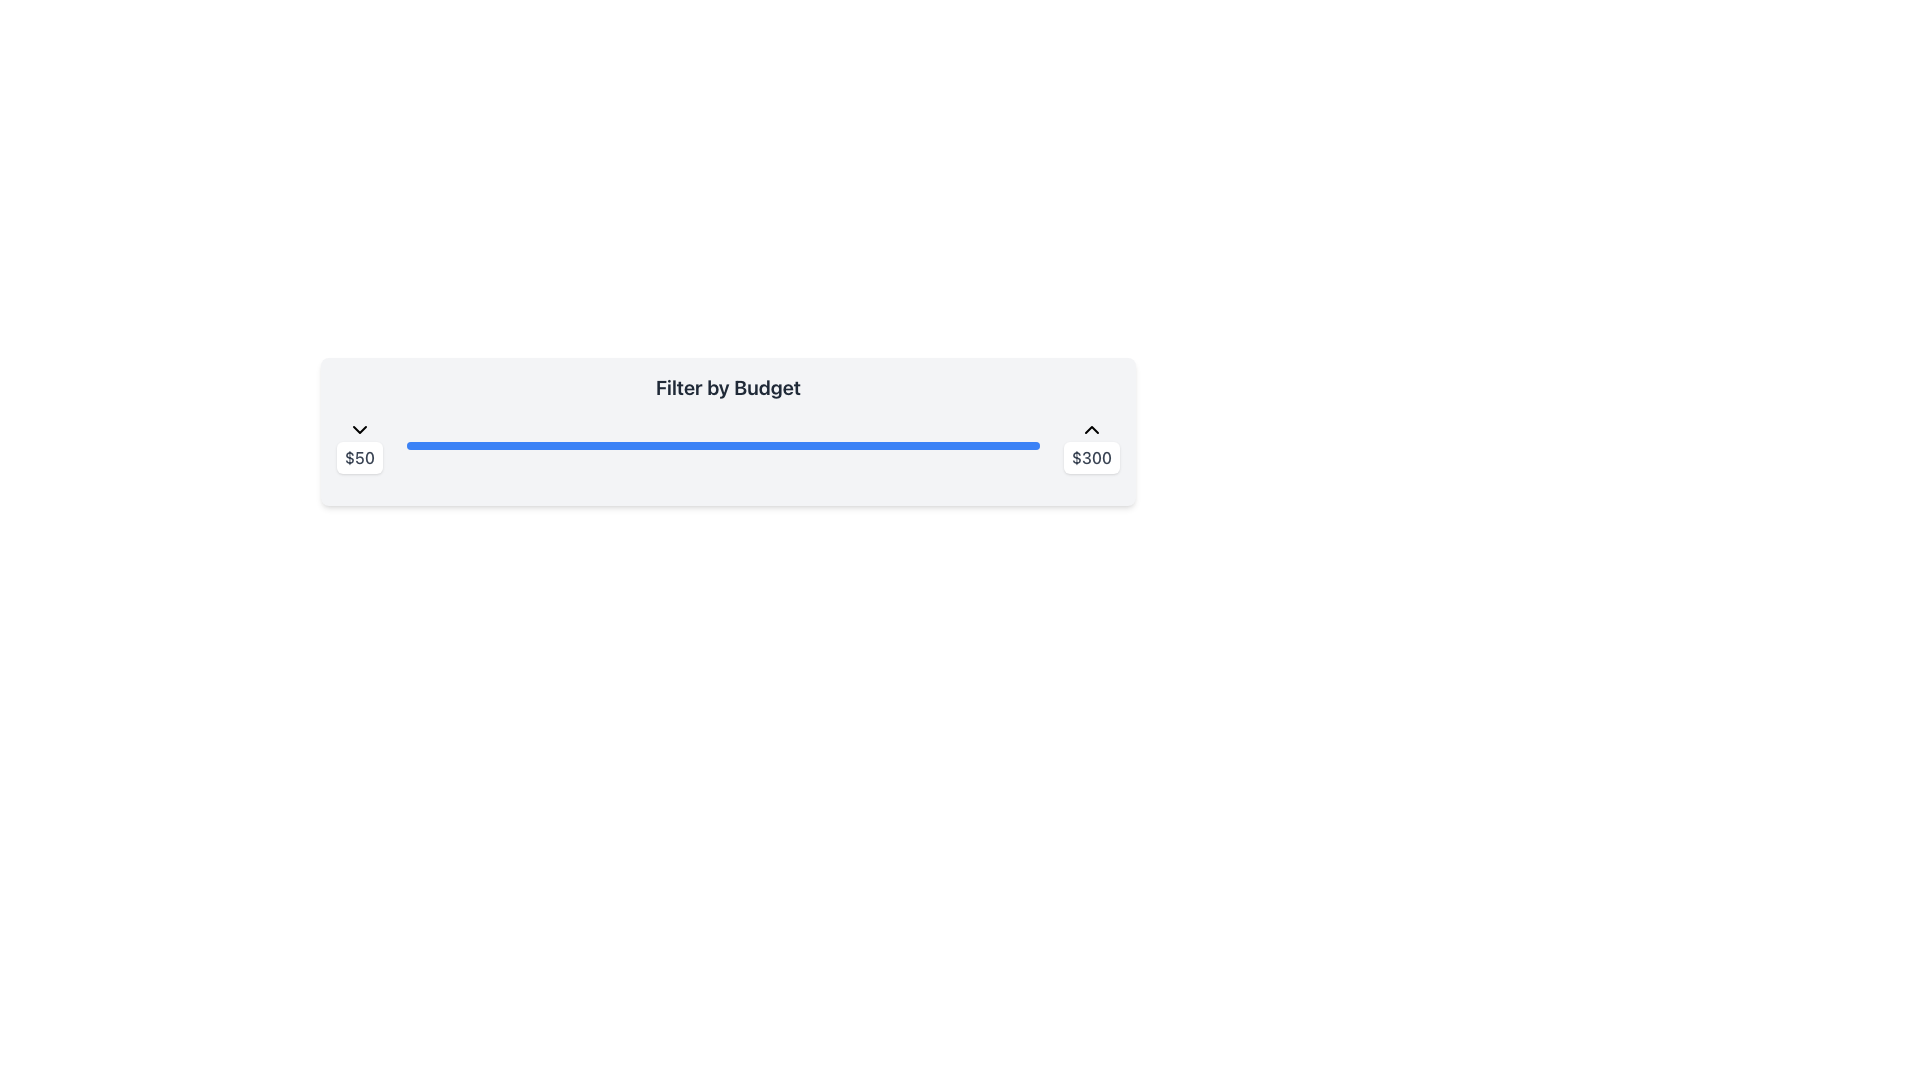 The height and width of the screenshot is (1080, 1920). I want to click on the value of the slider, so click(819, 445).